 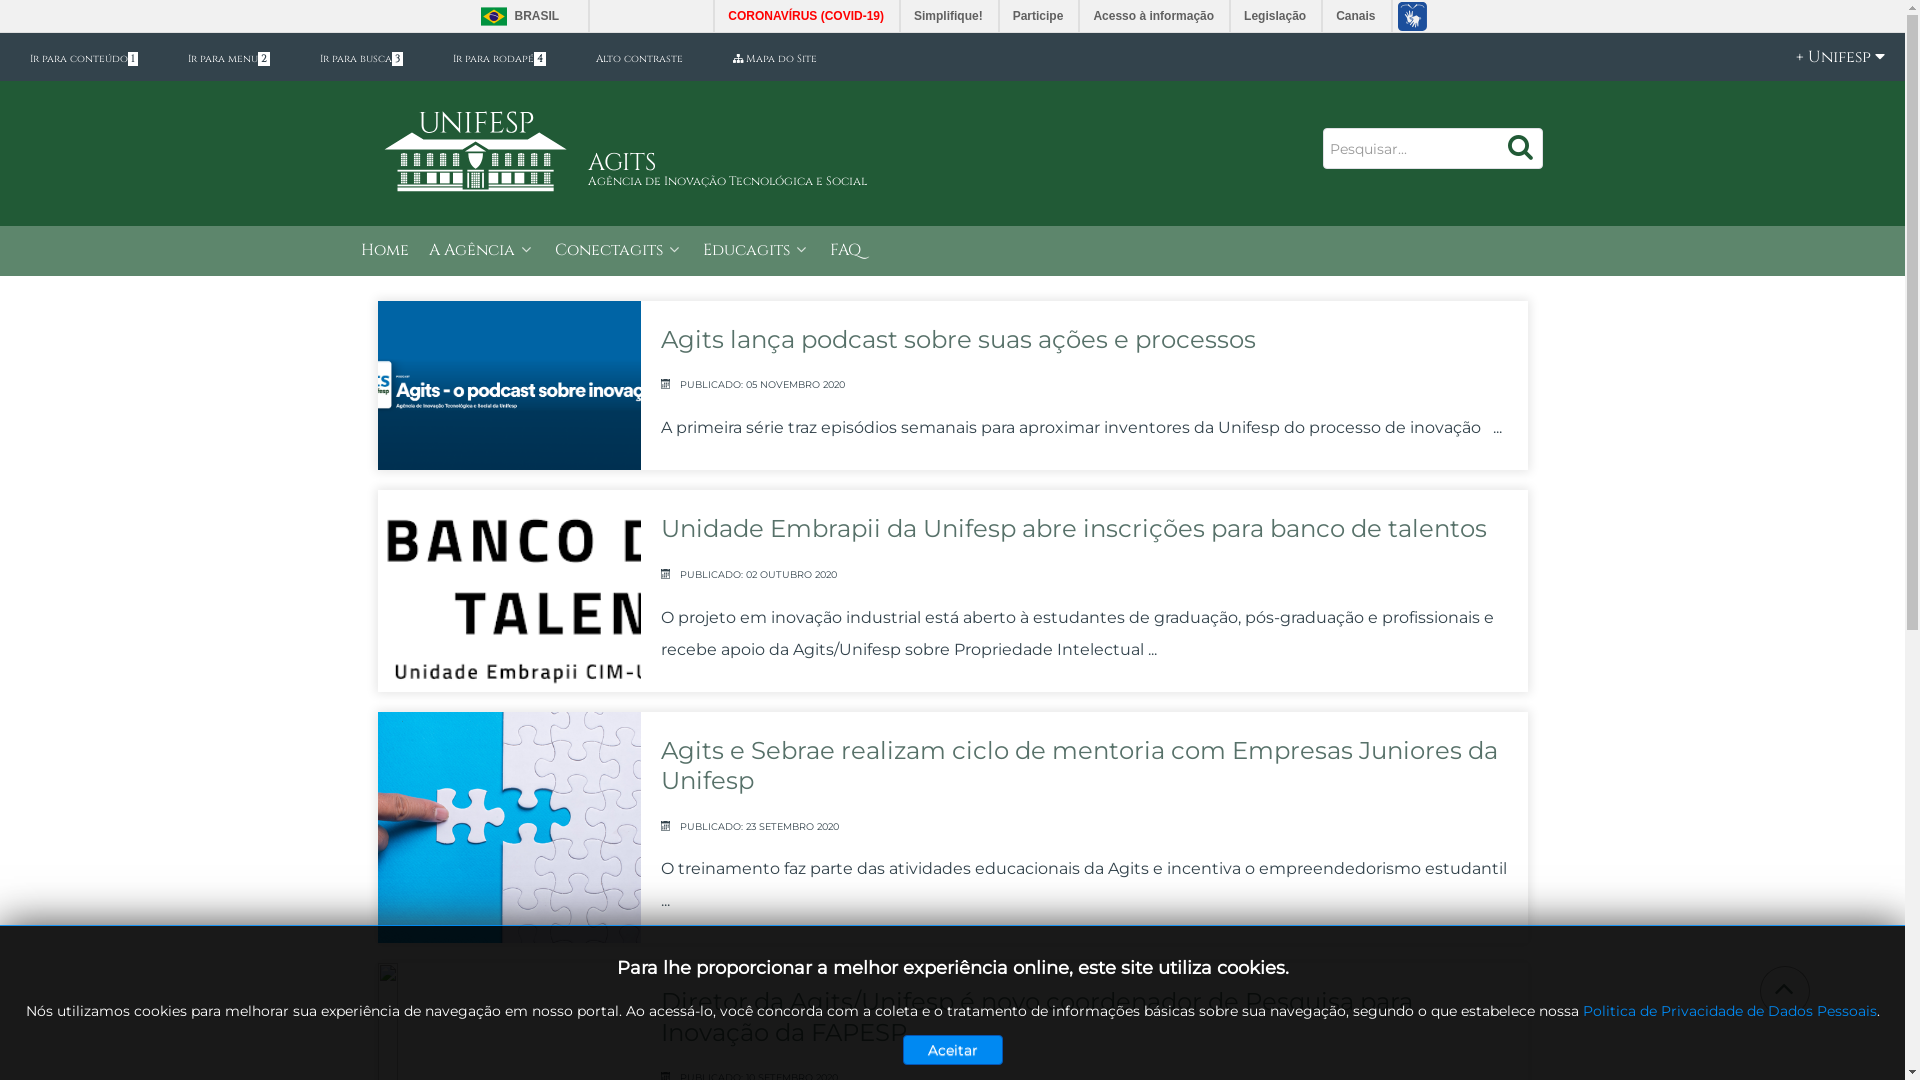 I want to click on 'Participe', so click(x=1039, y=15).